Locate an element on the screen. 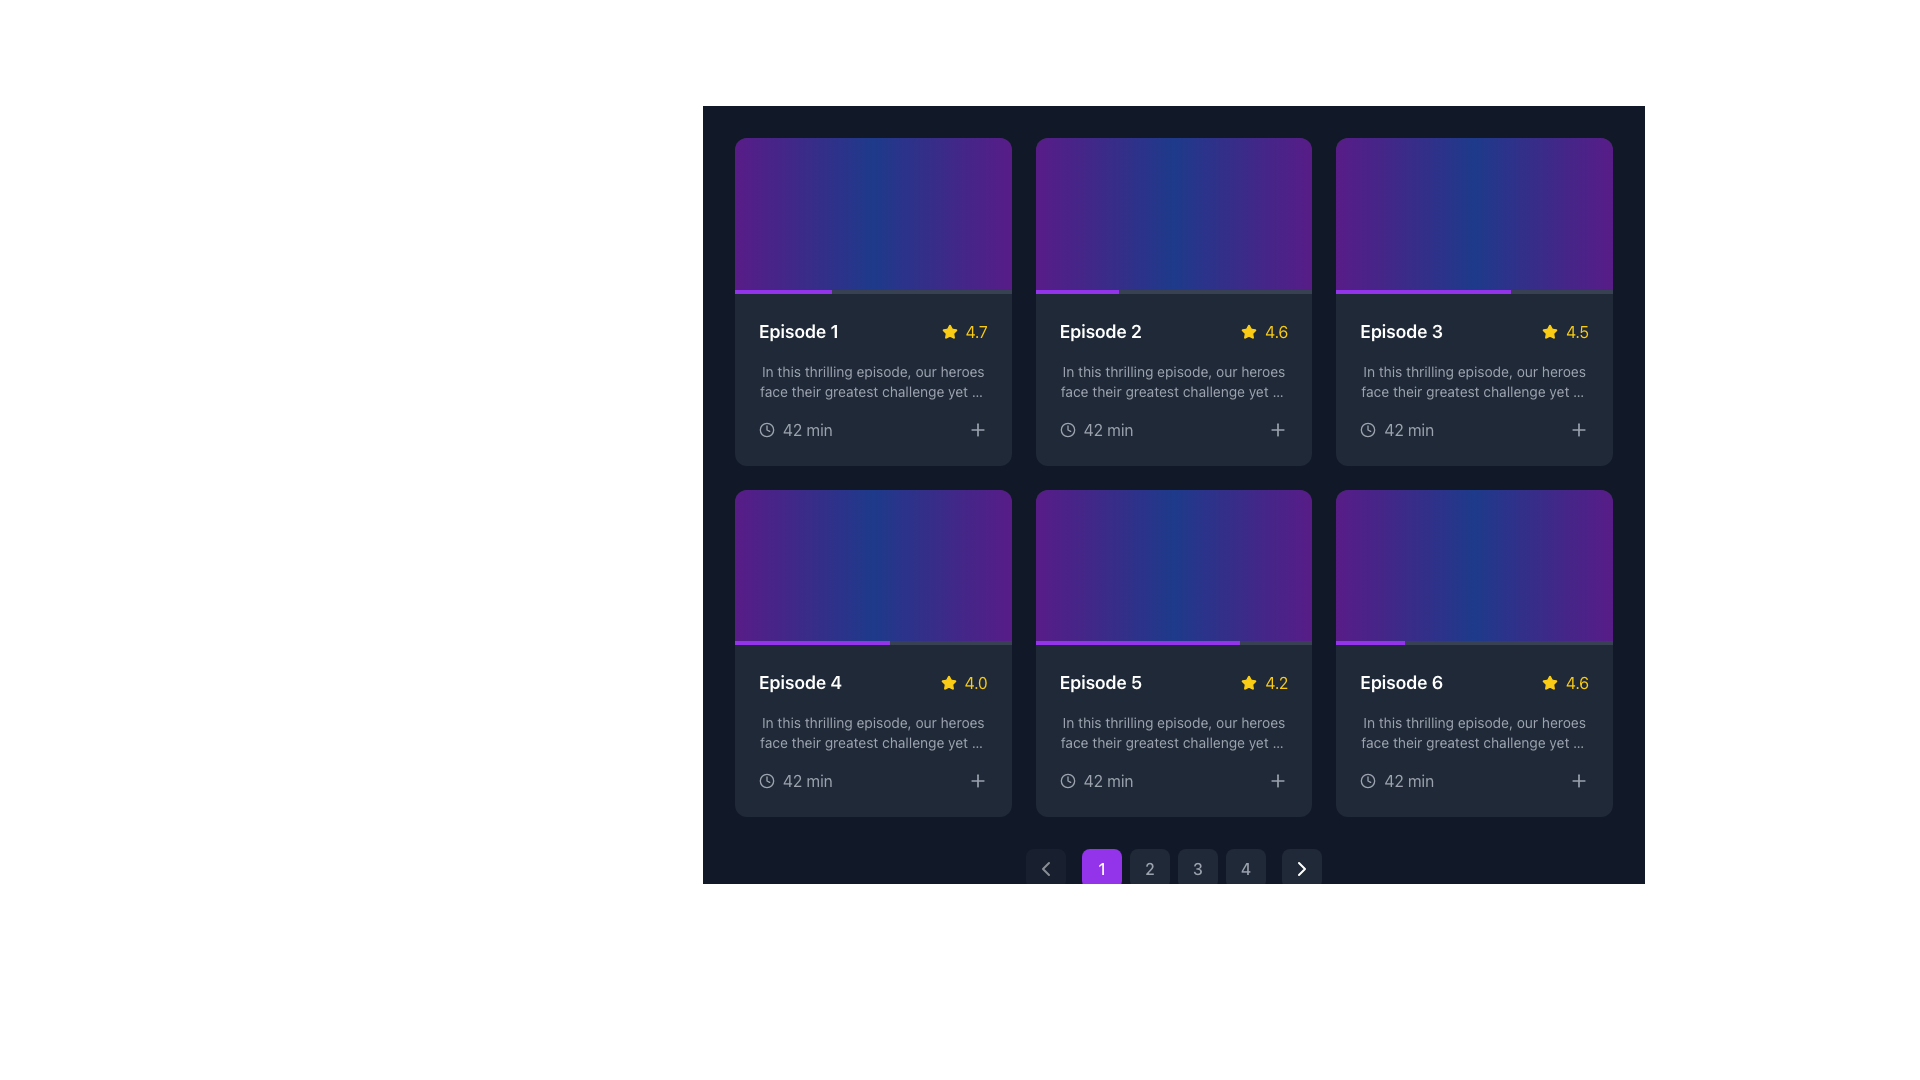 This screenshot has height=1080, width=1920. the text element displaying '42 min' which indicates the time duration of Episode 2, located below the title and description, next to a clock icon is located at coordinates (1107, 428).